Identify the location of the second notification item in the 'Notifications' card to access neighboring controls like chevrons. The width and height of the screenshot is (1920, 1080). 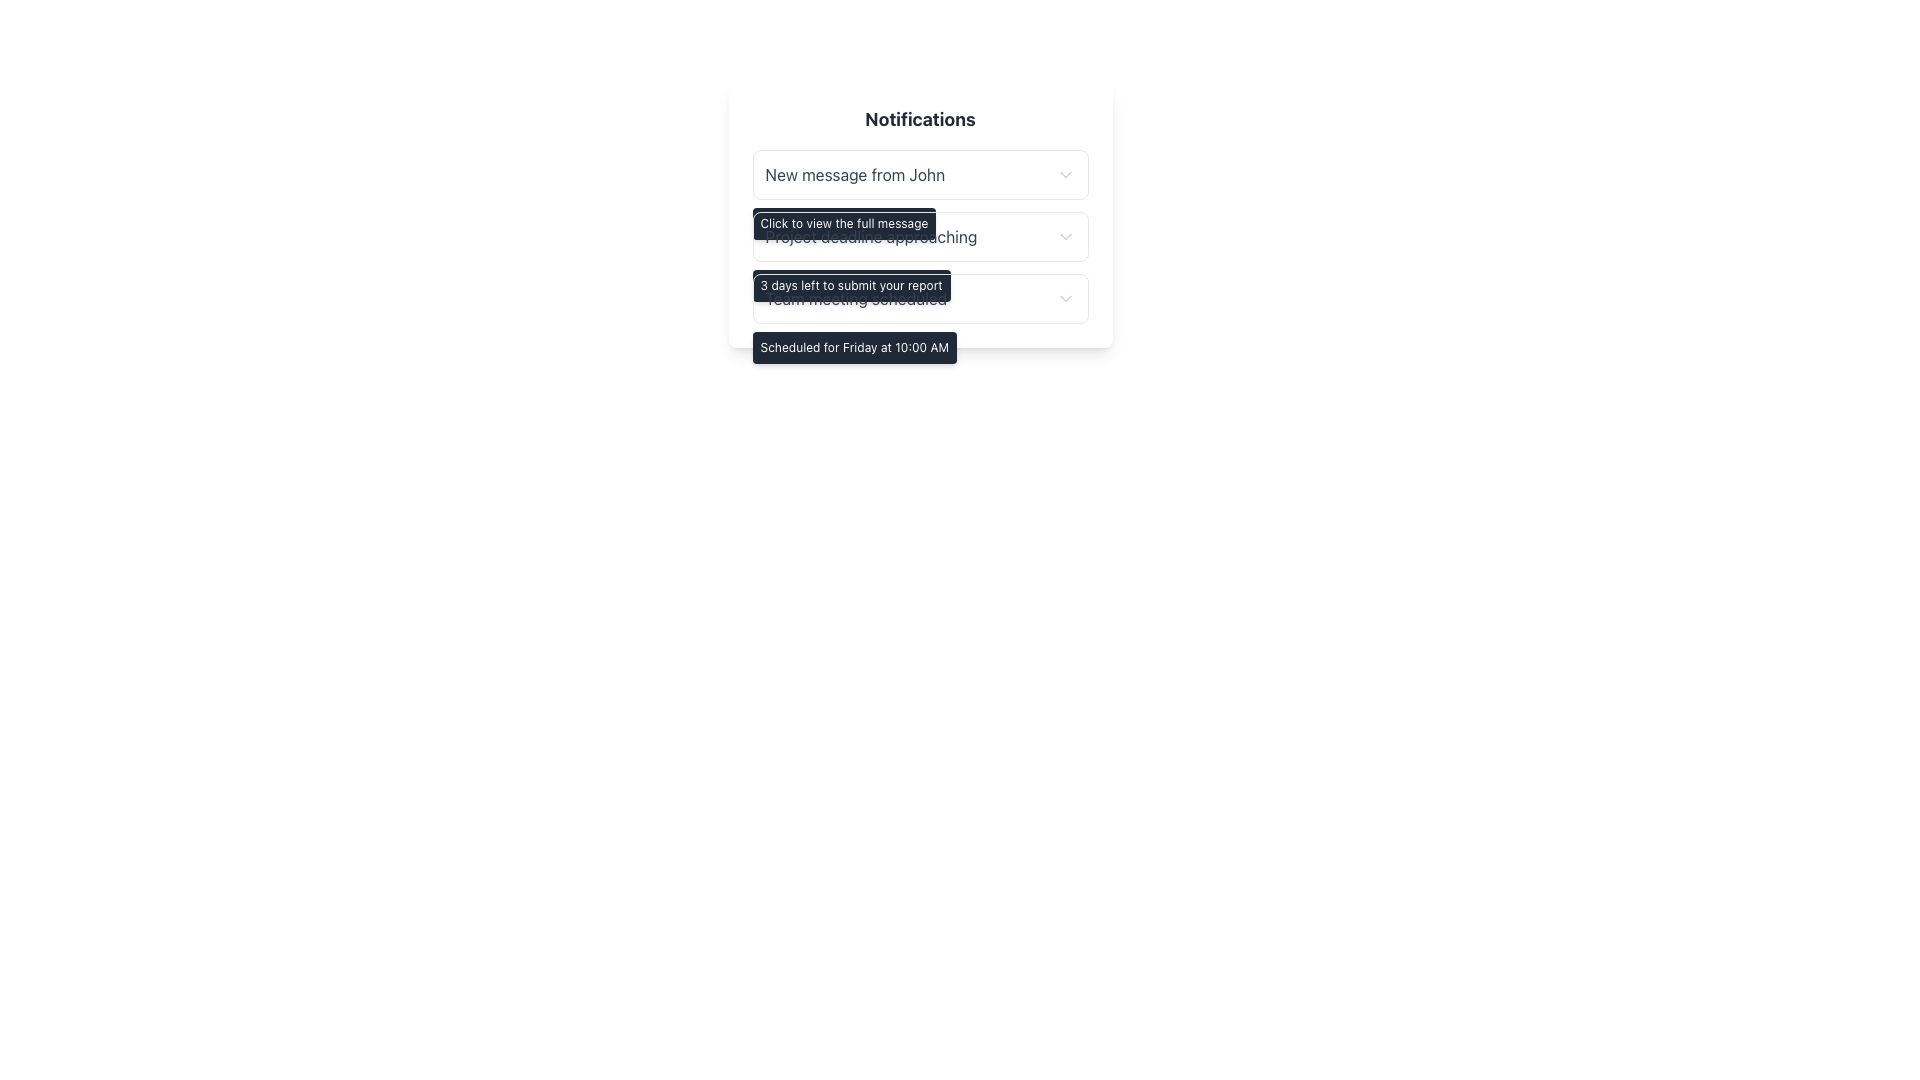
(919, 235).